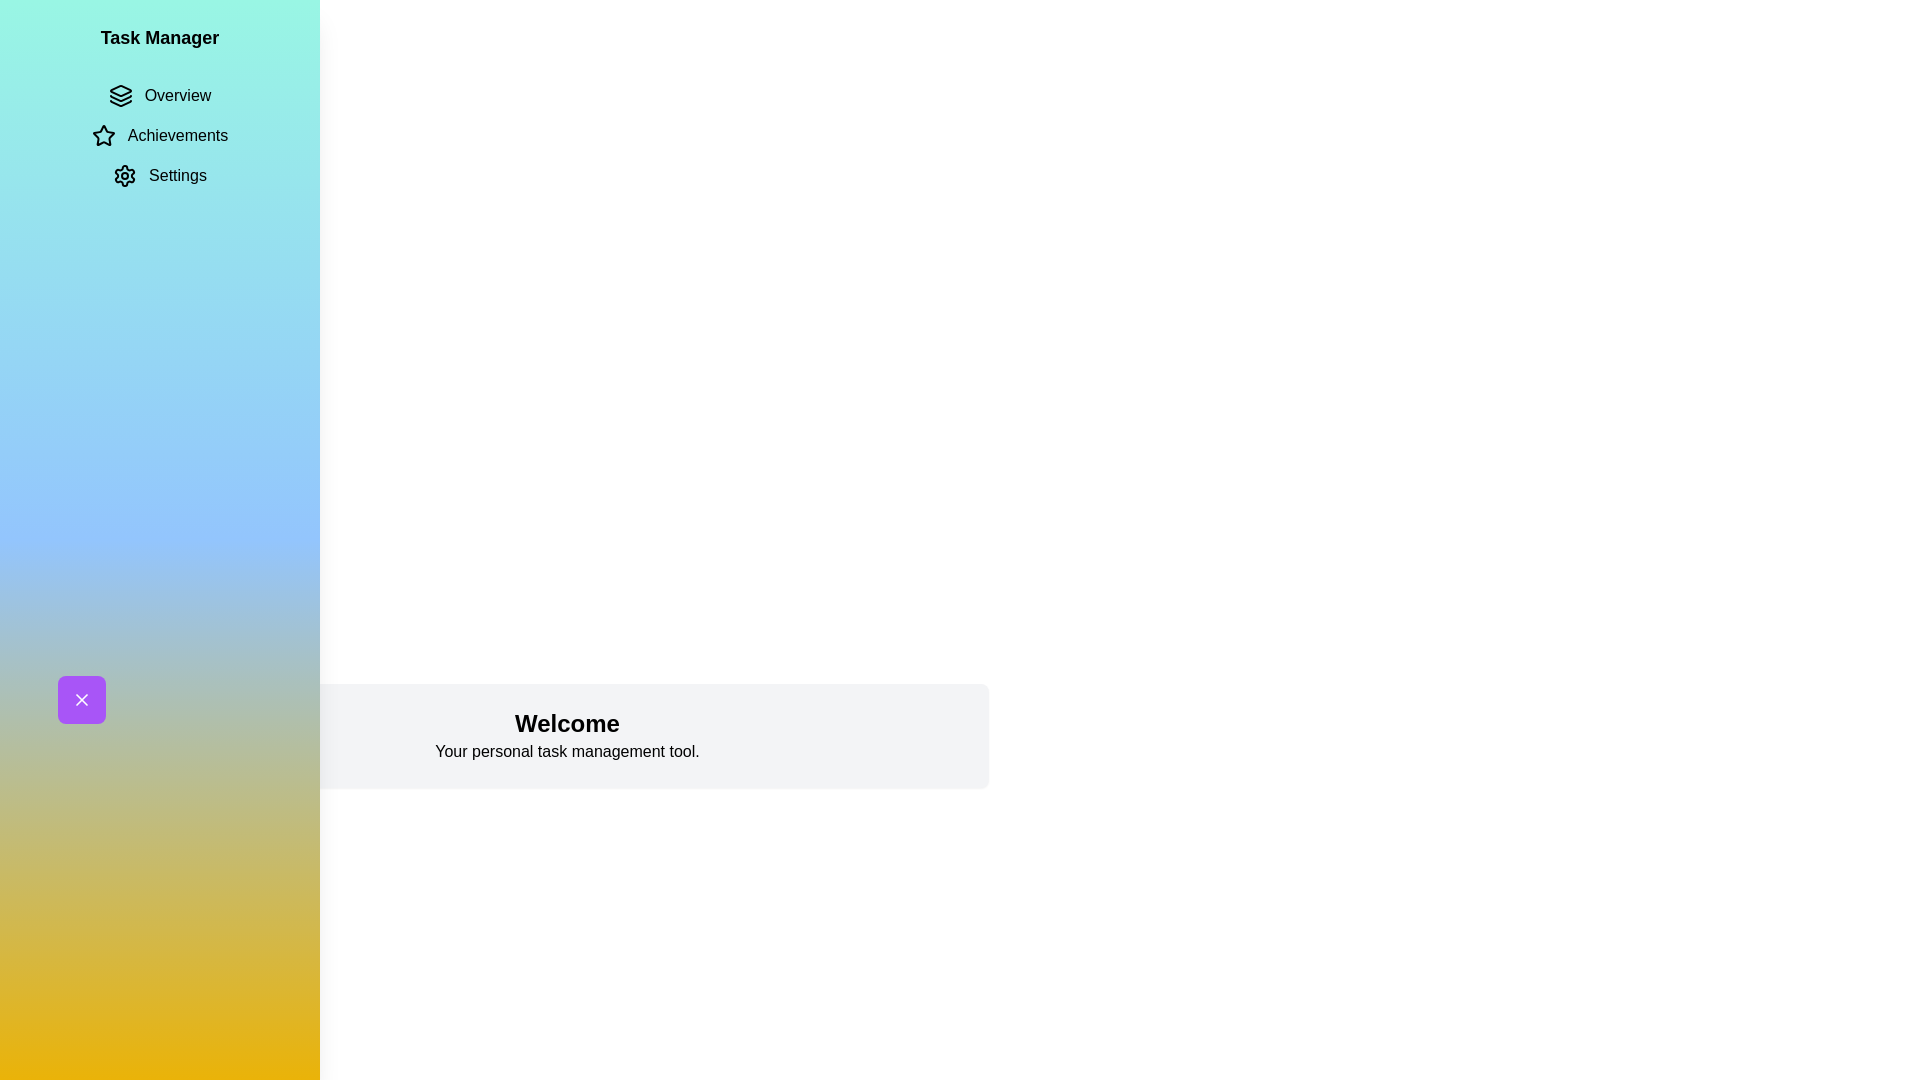  Describe the element at coordinates (566, 736) in the screenshot. I see `textual content of the centered text block displaying the bold heading 'Welcome' and the subtitle 'Your personal task management tool.'` at that location.